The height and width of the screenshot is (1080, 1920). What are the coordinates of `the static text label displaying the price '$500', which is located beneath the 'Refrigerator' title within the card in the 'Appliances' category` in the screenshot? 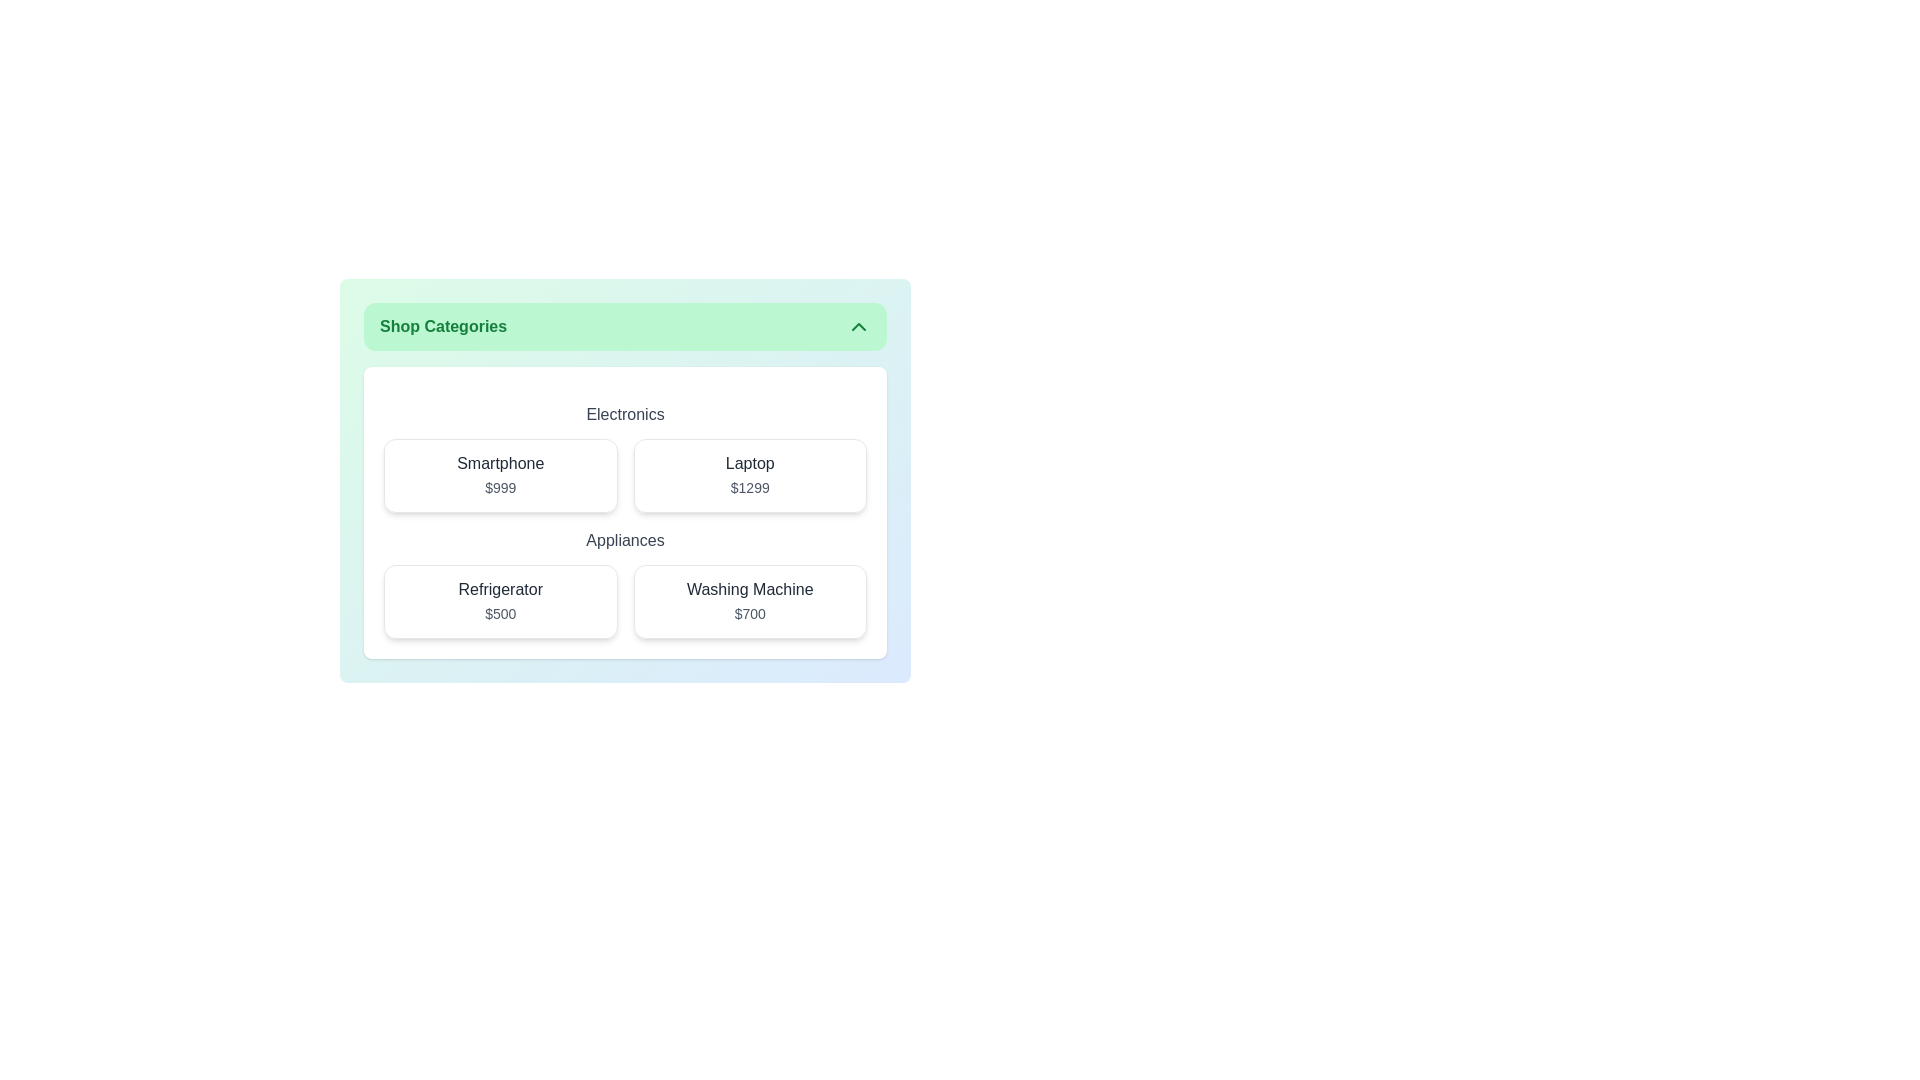 It's located at (500, 612).